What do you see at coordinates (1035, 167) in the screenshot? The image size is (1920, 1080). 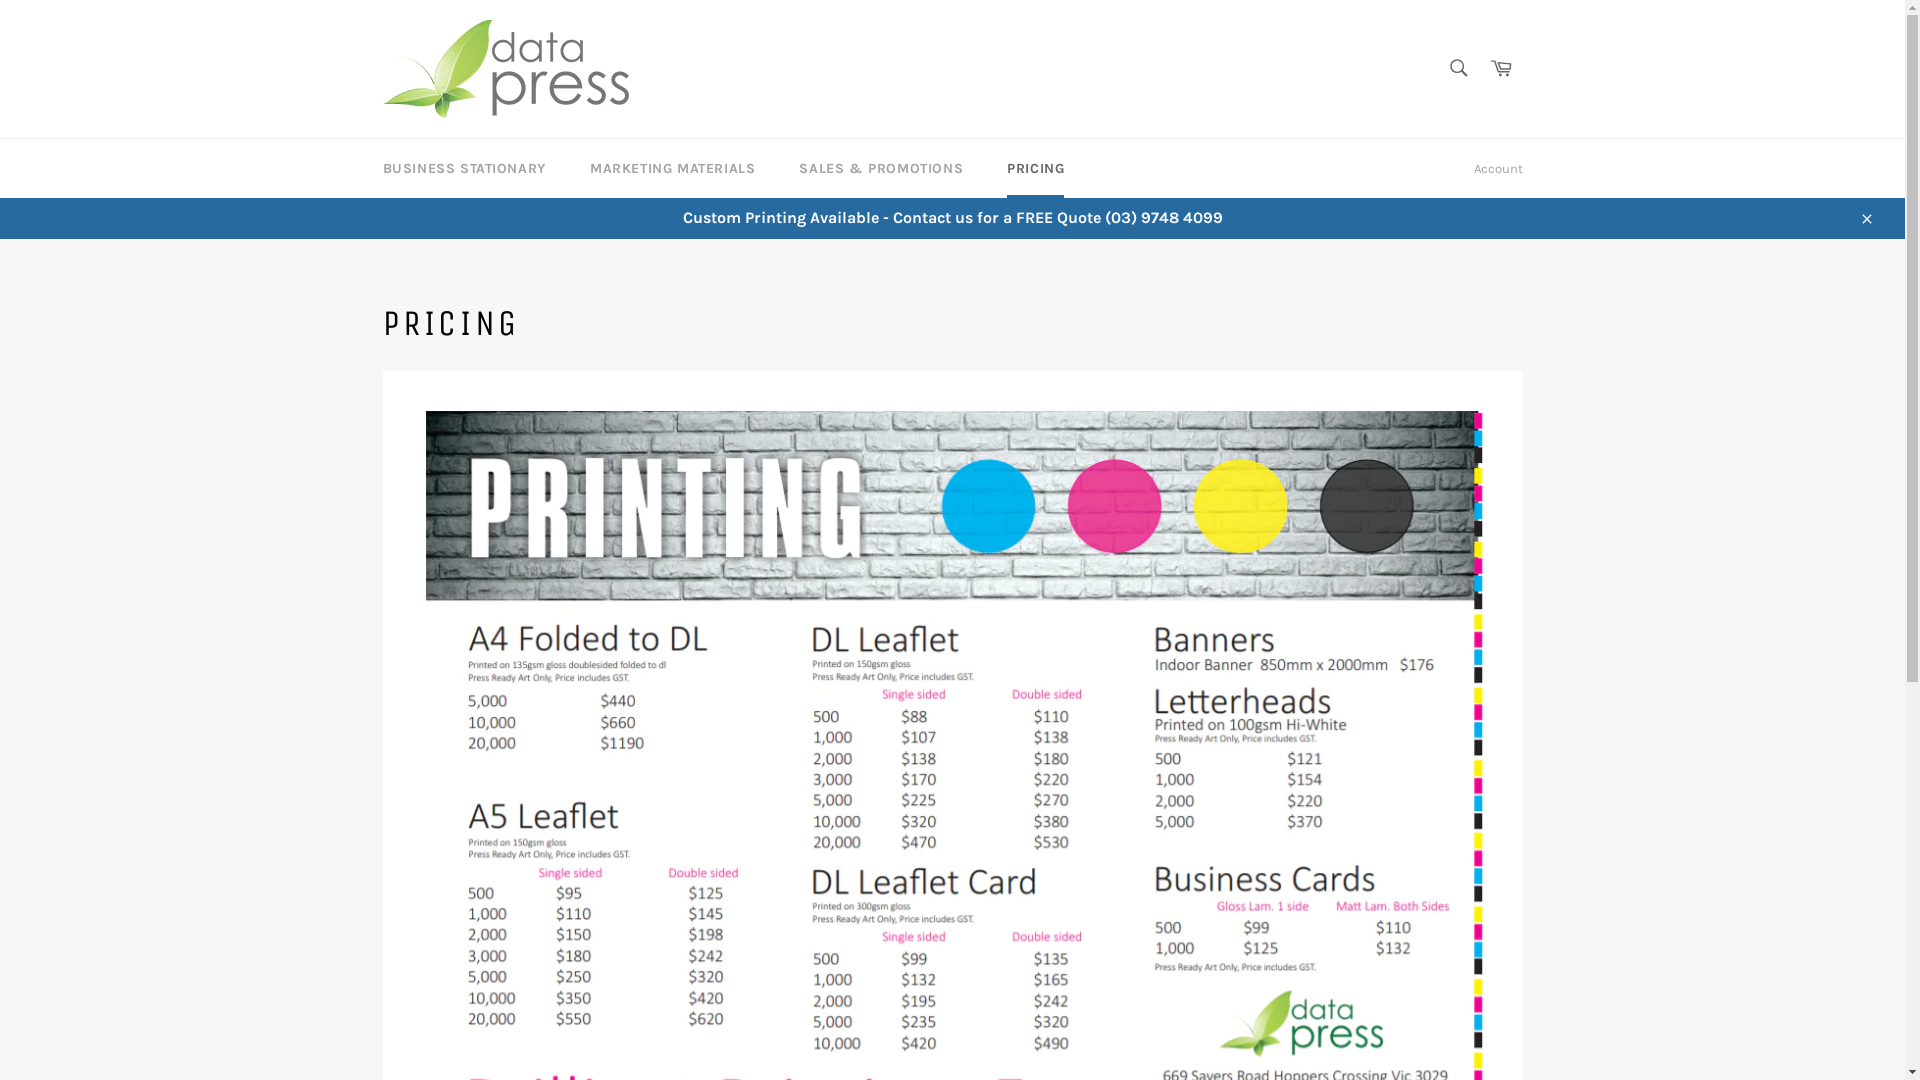 I see `'PRICING'` at bounding box center [1035, 167].